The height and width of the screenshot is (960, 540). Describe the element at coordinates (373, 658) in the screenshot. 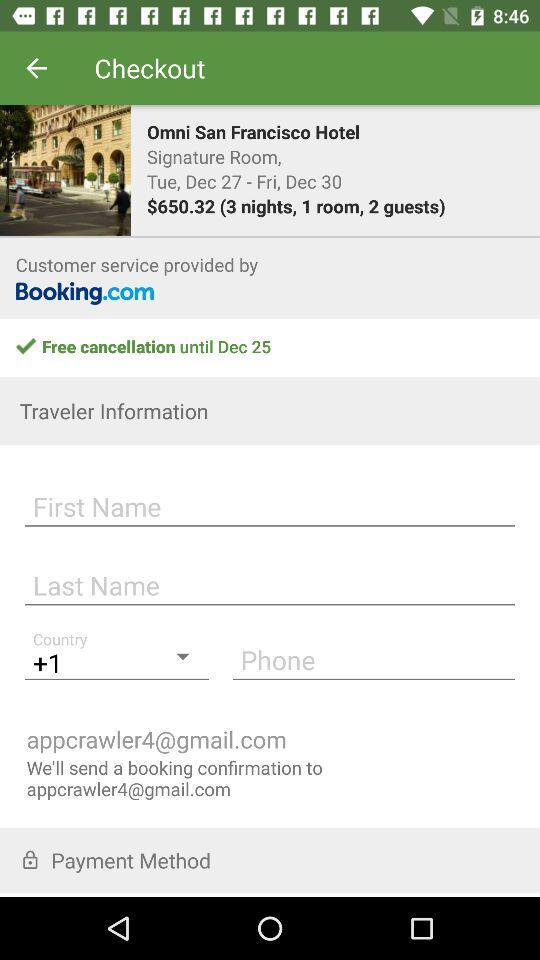

I see `icon to the right of +1` at that location.